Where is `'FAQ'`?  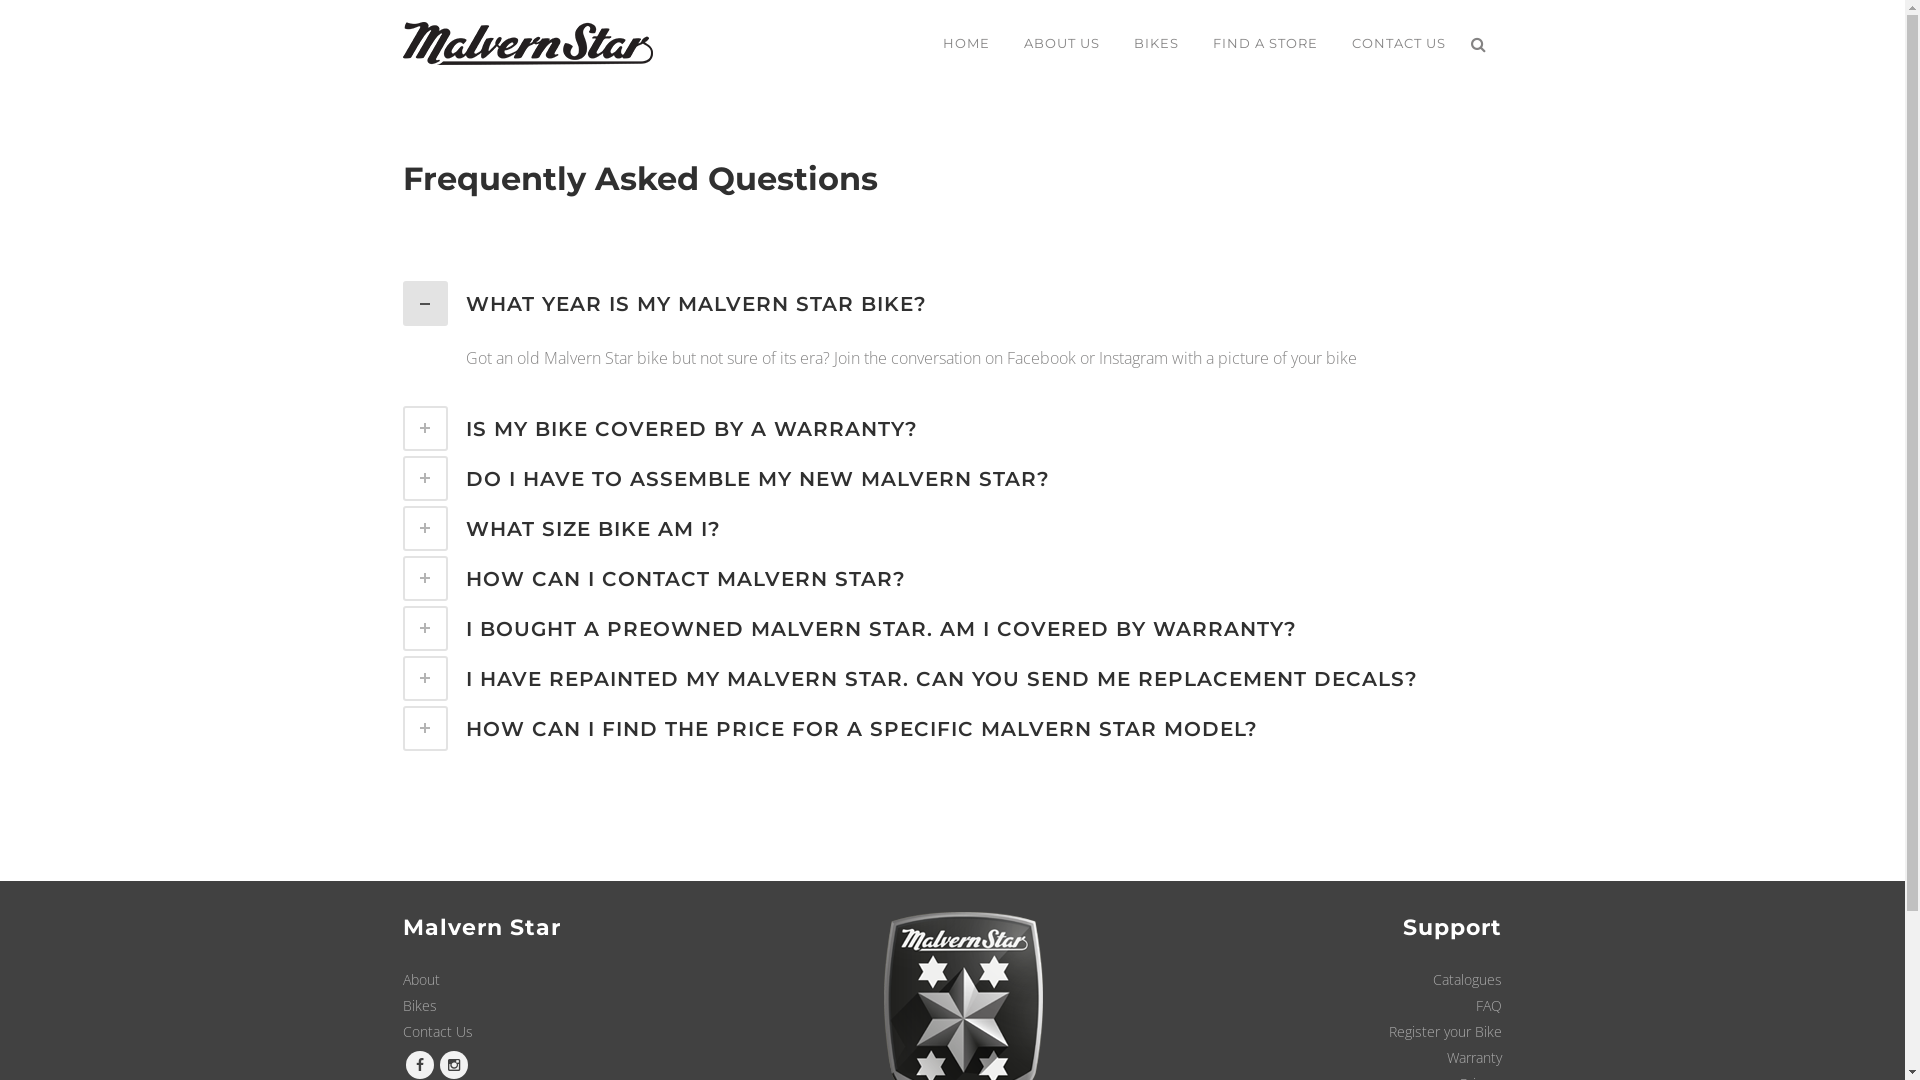 'FAQ' is located at coordinates (1488, 1005).